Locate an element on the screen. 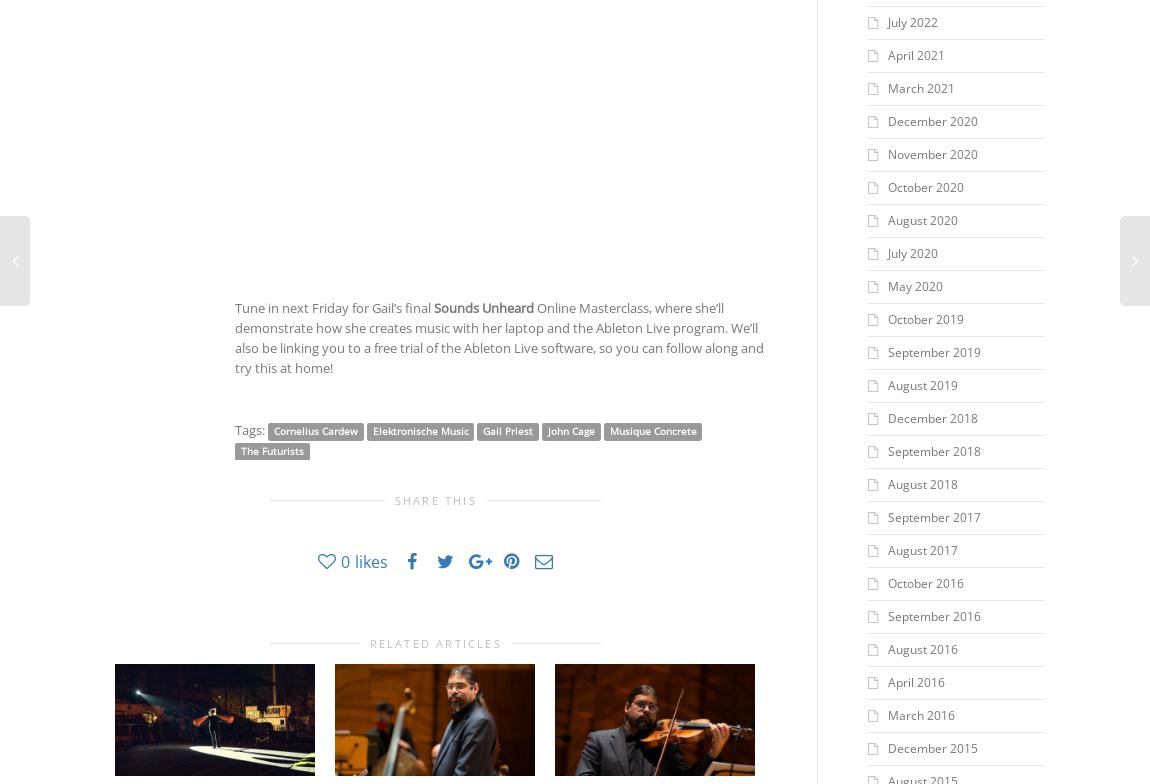 Image resolution: width=1150 pixels, height=784 pixels. 'Related Articles' is located at coordinates (435, 642).